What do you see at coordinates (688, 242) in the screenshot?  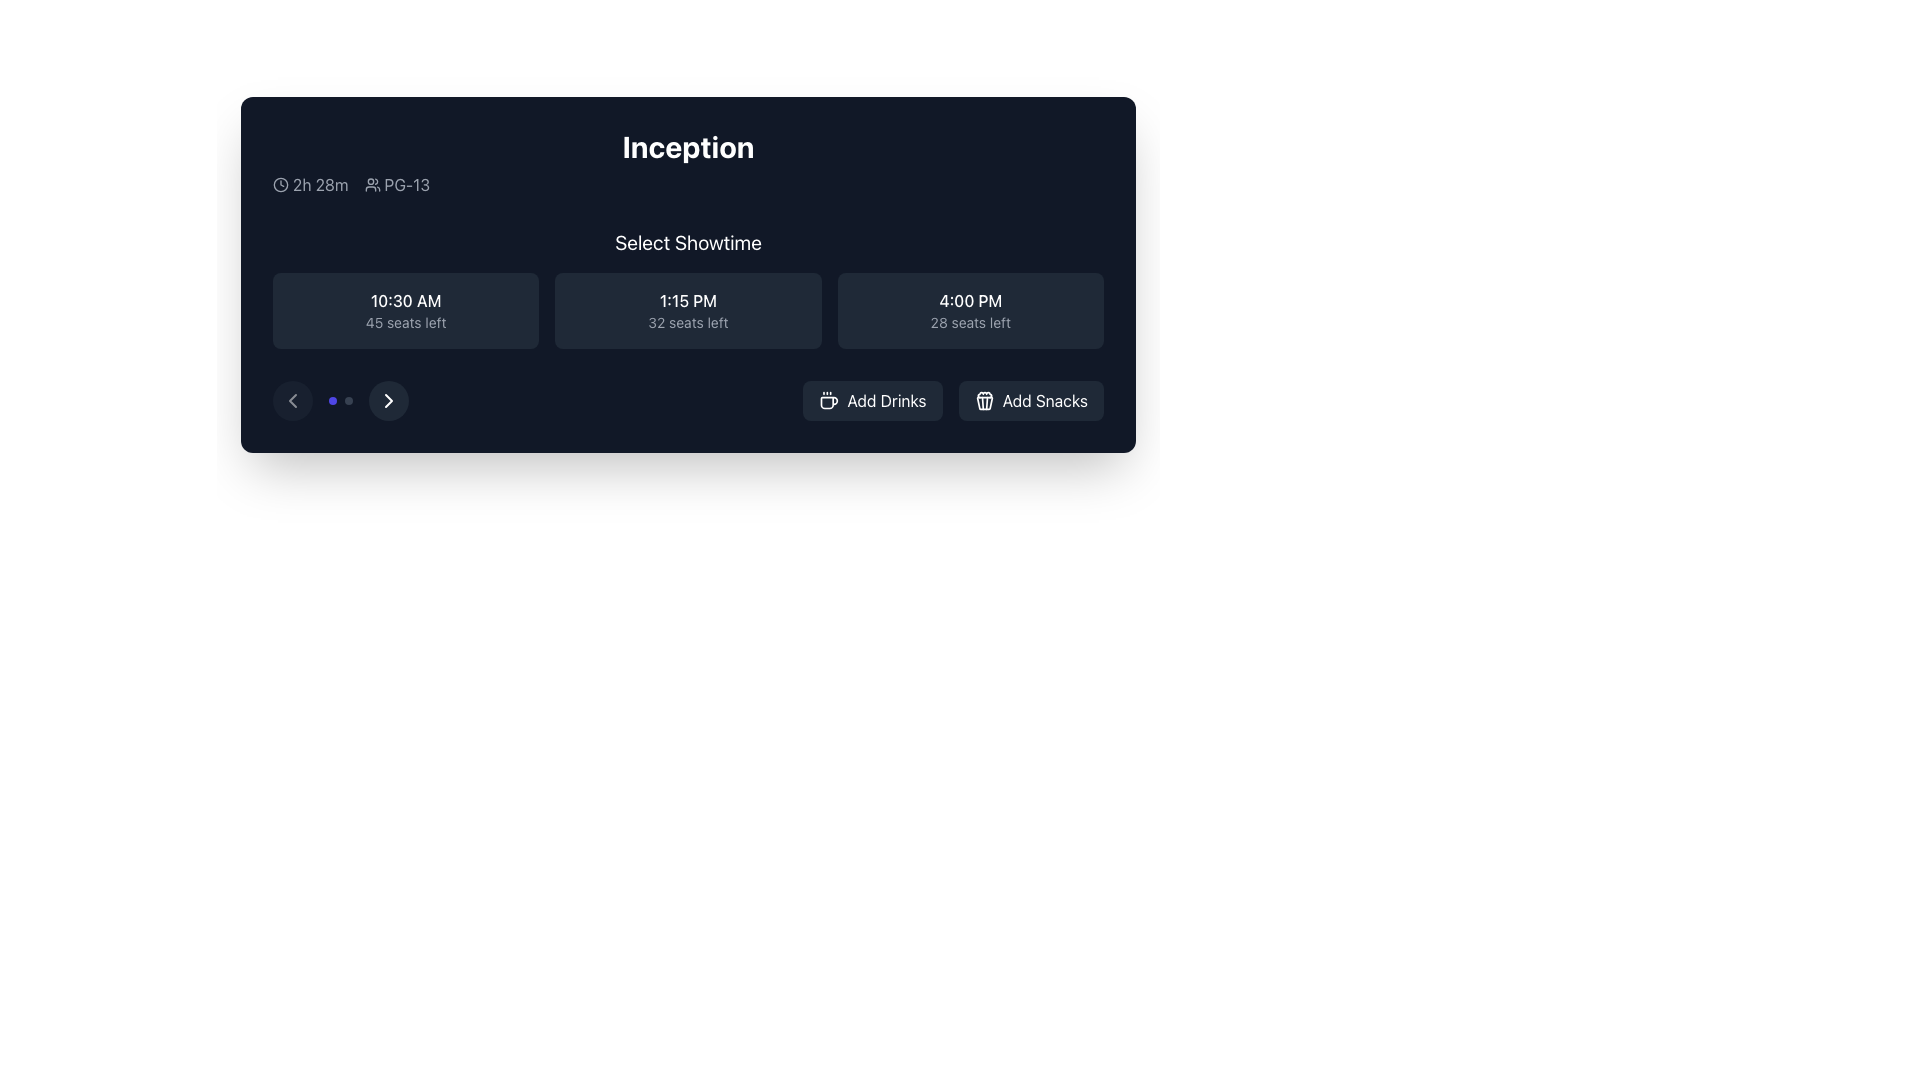 I see `the header text 'Select Showtime', which is styled in white, extra-large font and is centered above the showtime buttons` at bounding box center [688, 242].